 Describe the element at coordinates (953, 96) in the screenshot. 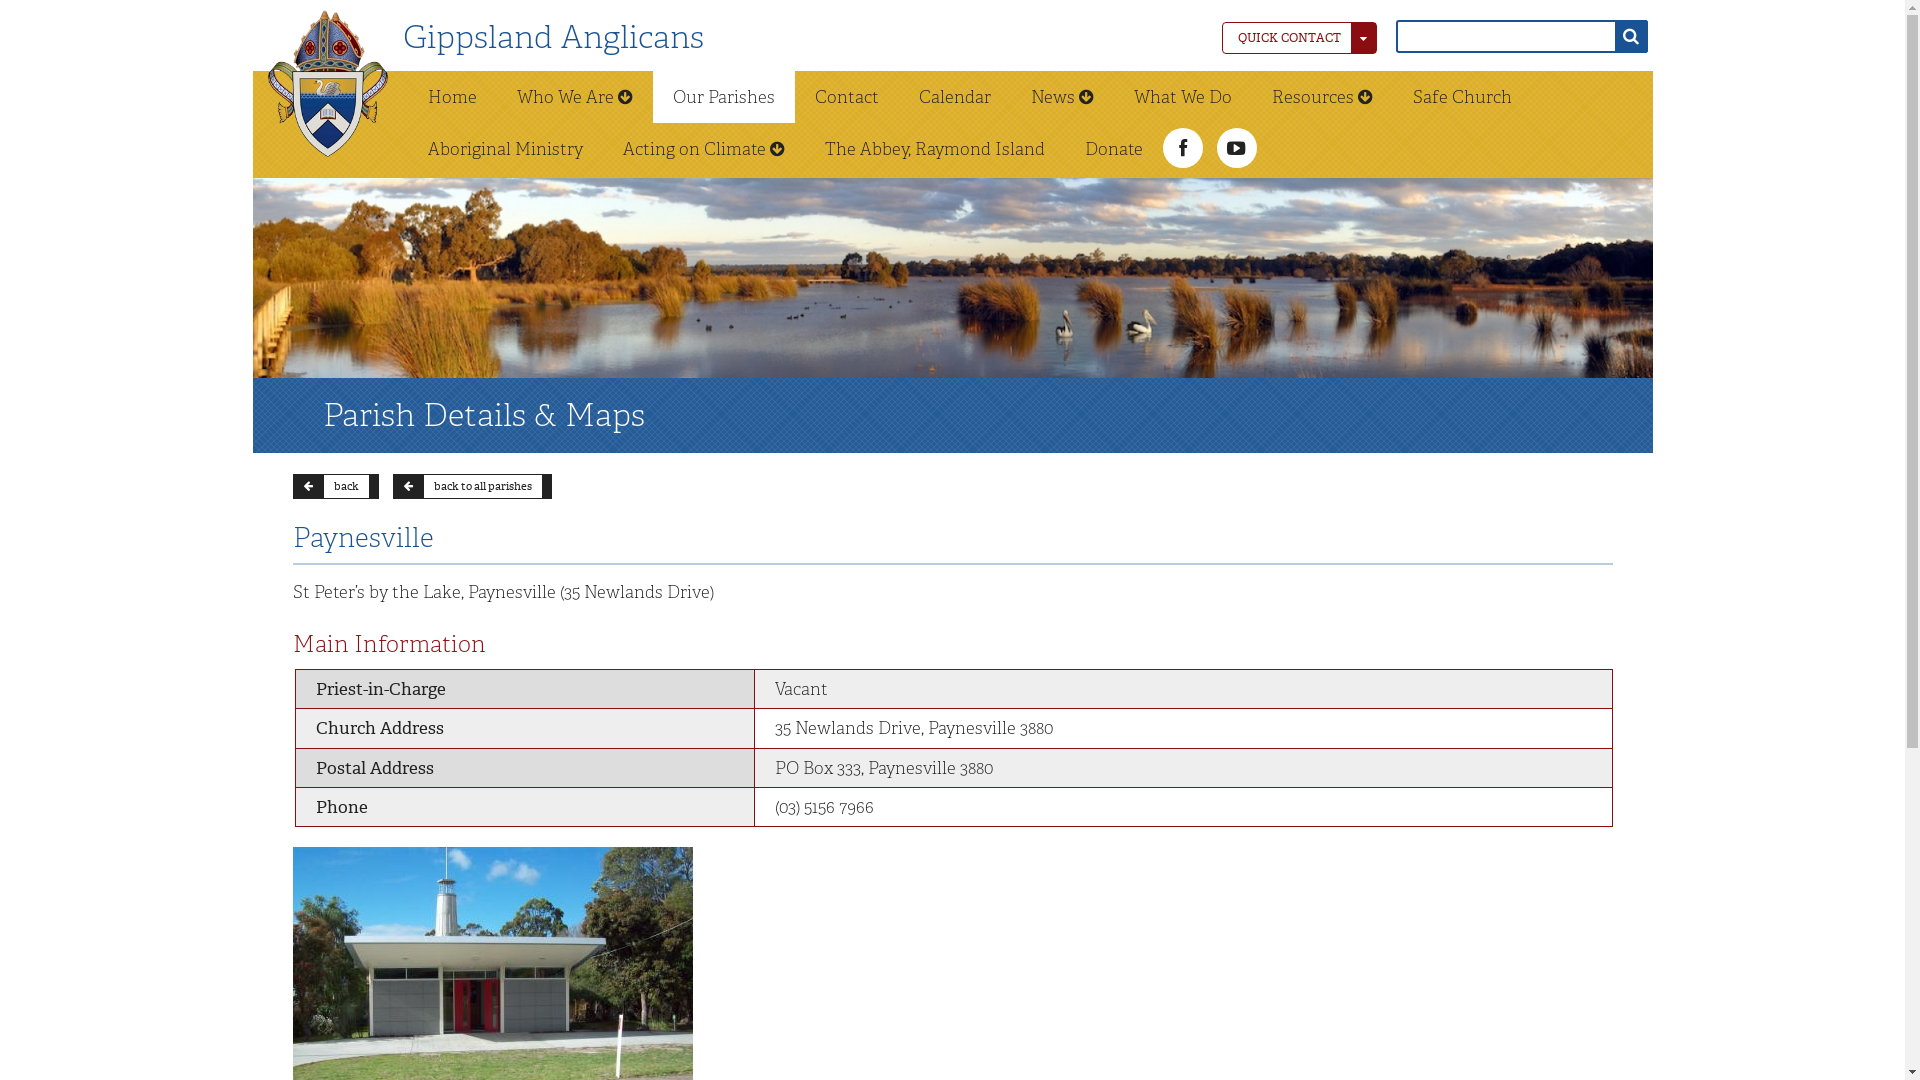

I see `'Calendar'` at that location.